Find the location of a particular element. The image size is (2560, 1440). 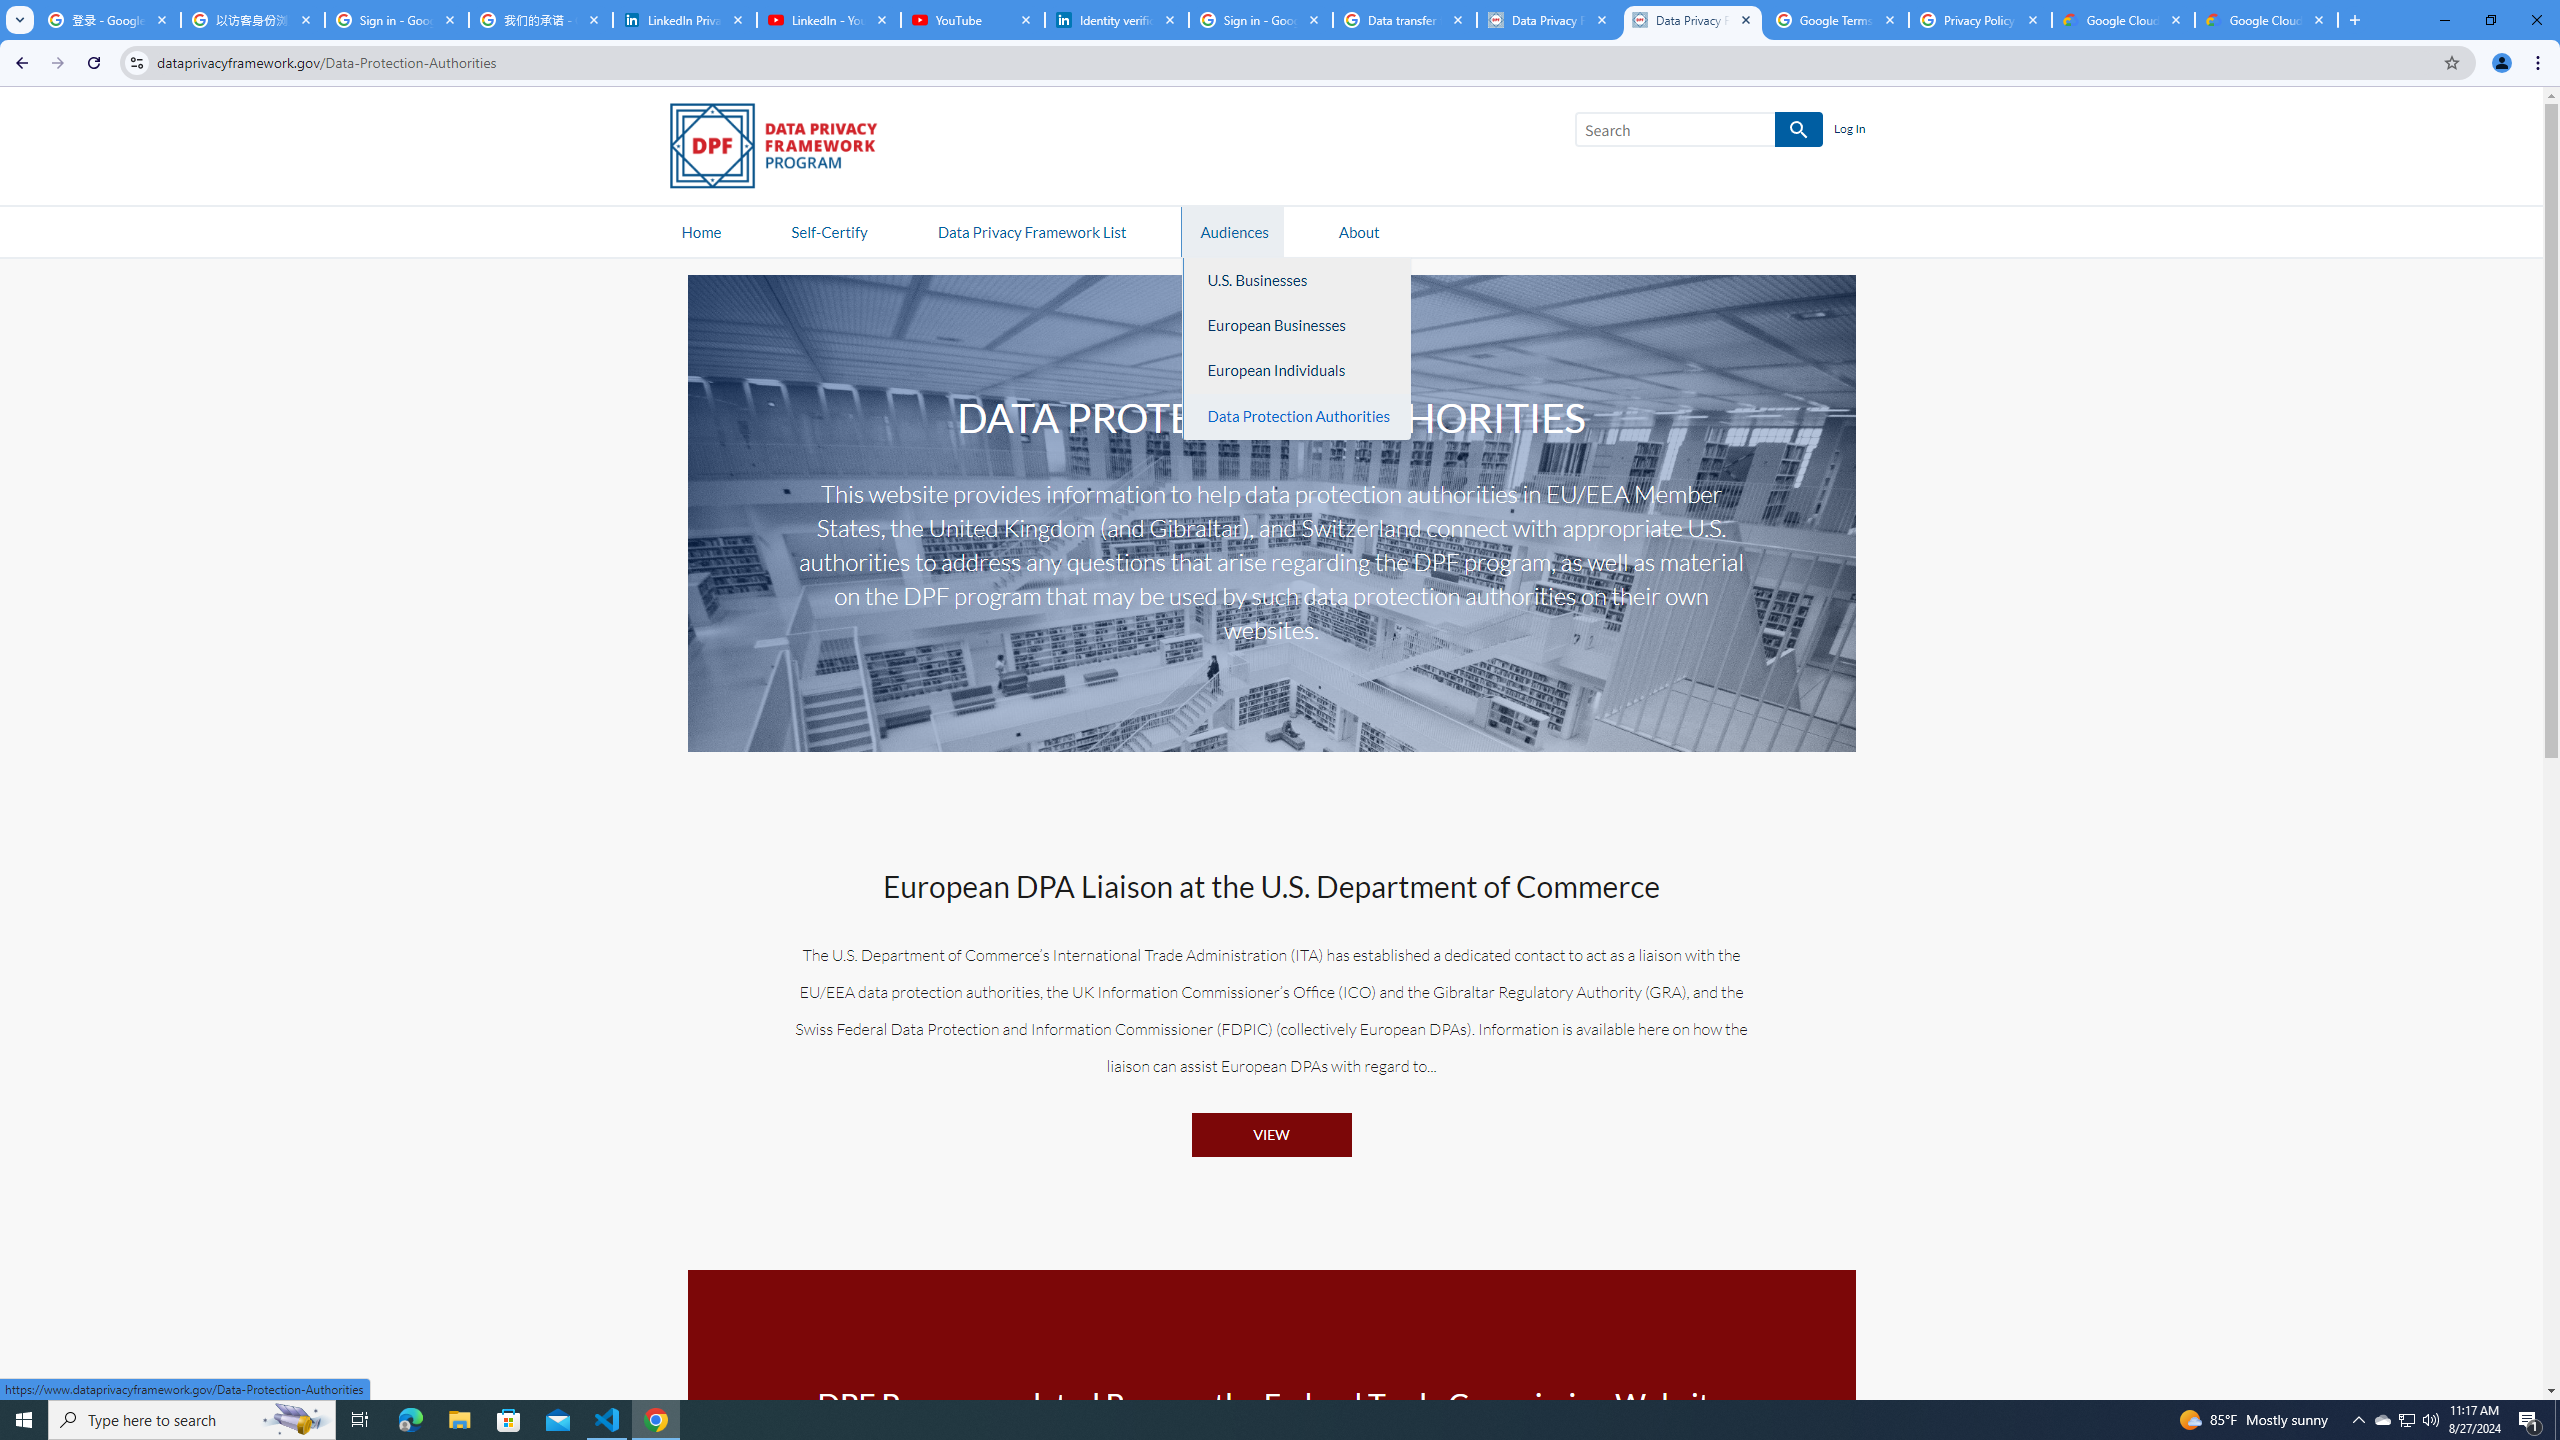

'YouTube' is located at coordinates (971, 19).